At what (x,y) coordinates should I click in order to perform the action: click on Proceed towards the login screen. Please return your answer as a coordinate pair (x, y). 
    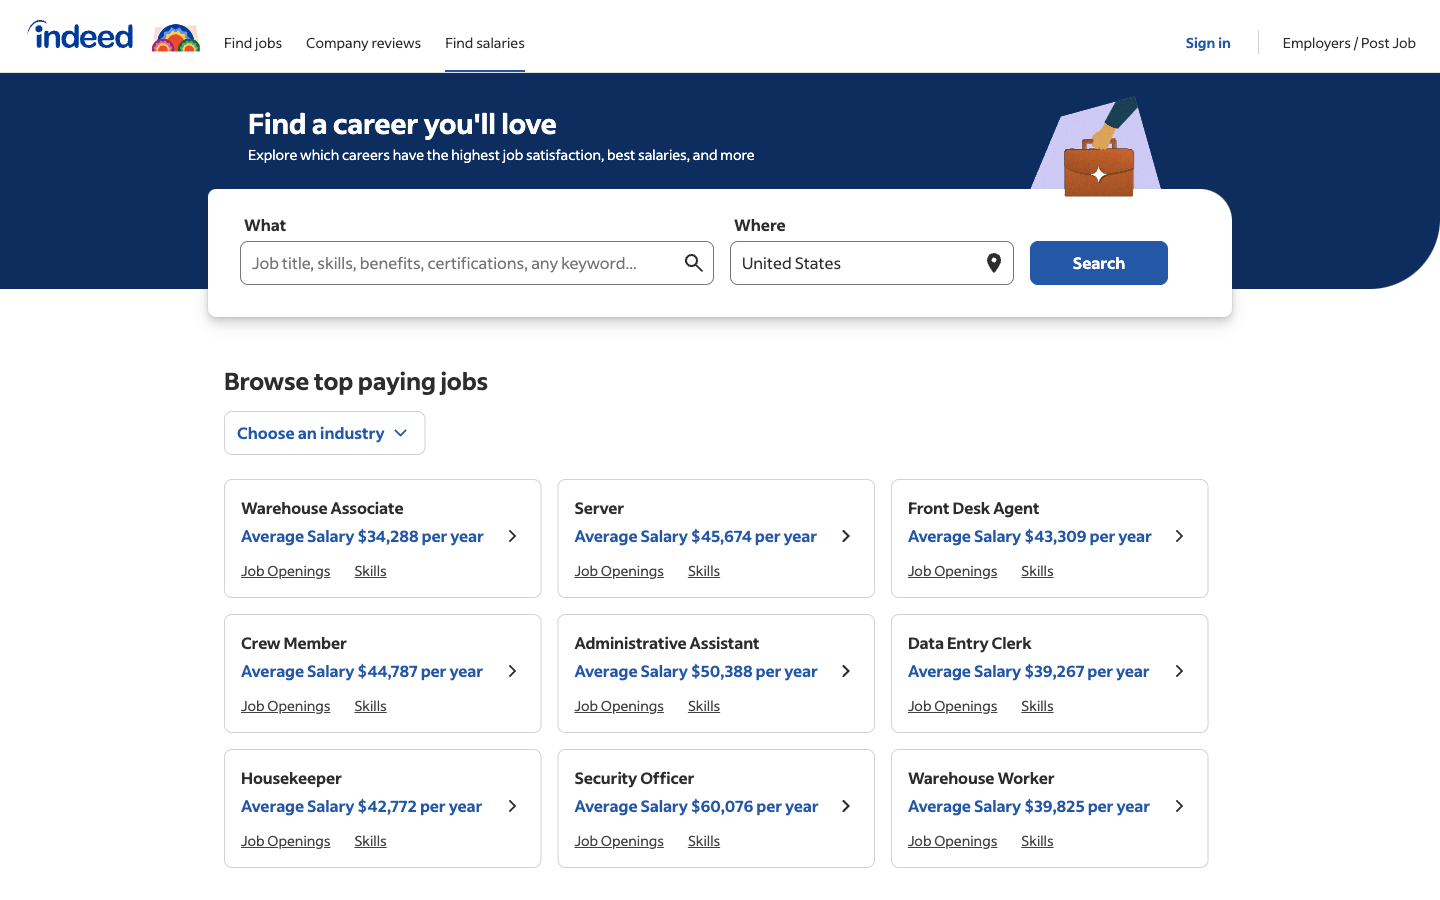
    Looking at the image, I should click on (1209, 34).